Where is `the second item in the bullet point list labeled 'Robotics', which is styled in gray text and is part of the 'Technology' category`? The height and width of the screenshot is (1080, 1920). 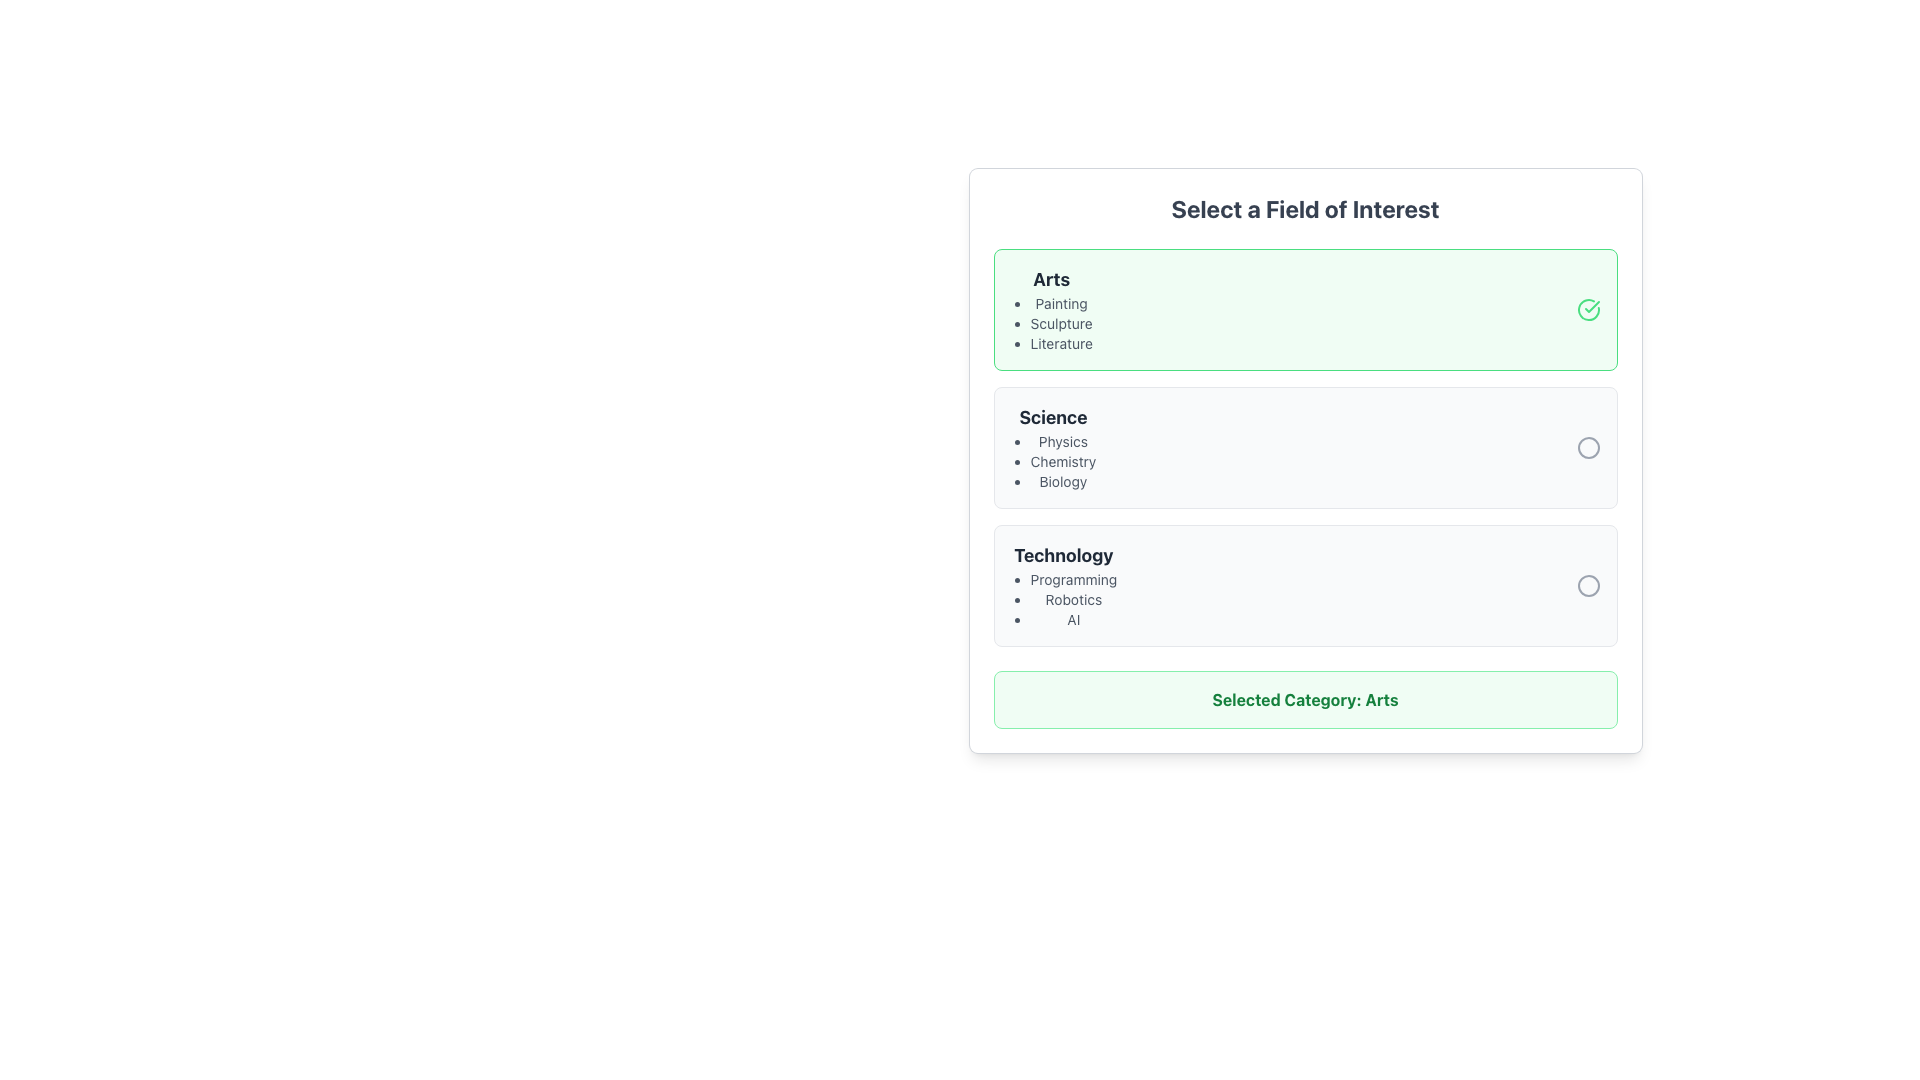
the second item in the bullet point list labeled 'Robotics', which is styled in gray text and is part of the 'Technology' category is located at coordinates (1062, 599).